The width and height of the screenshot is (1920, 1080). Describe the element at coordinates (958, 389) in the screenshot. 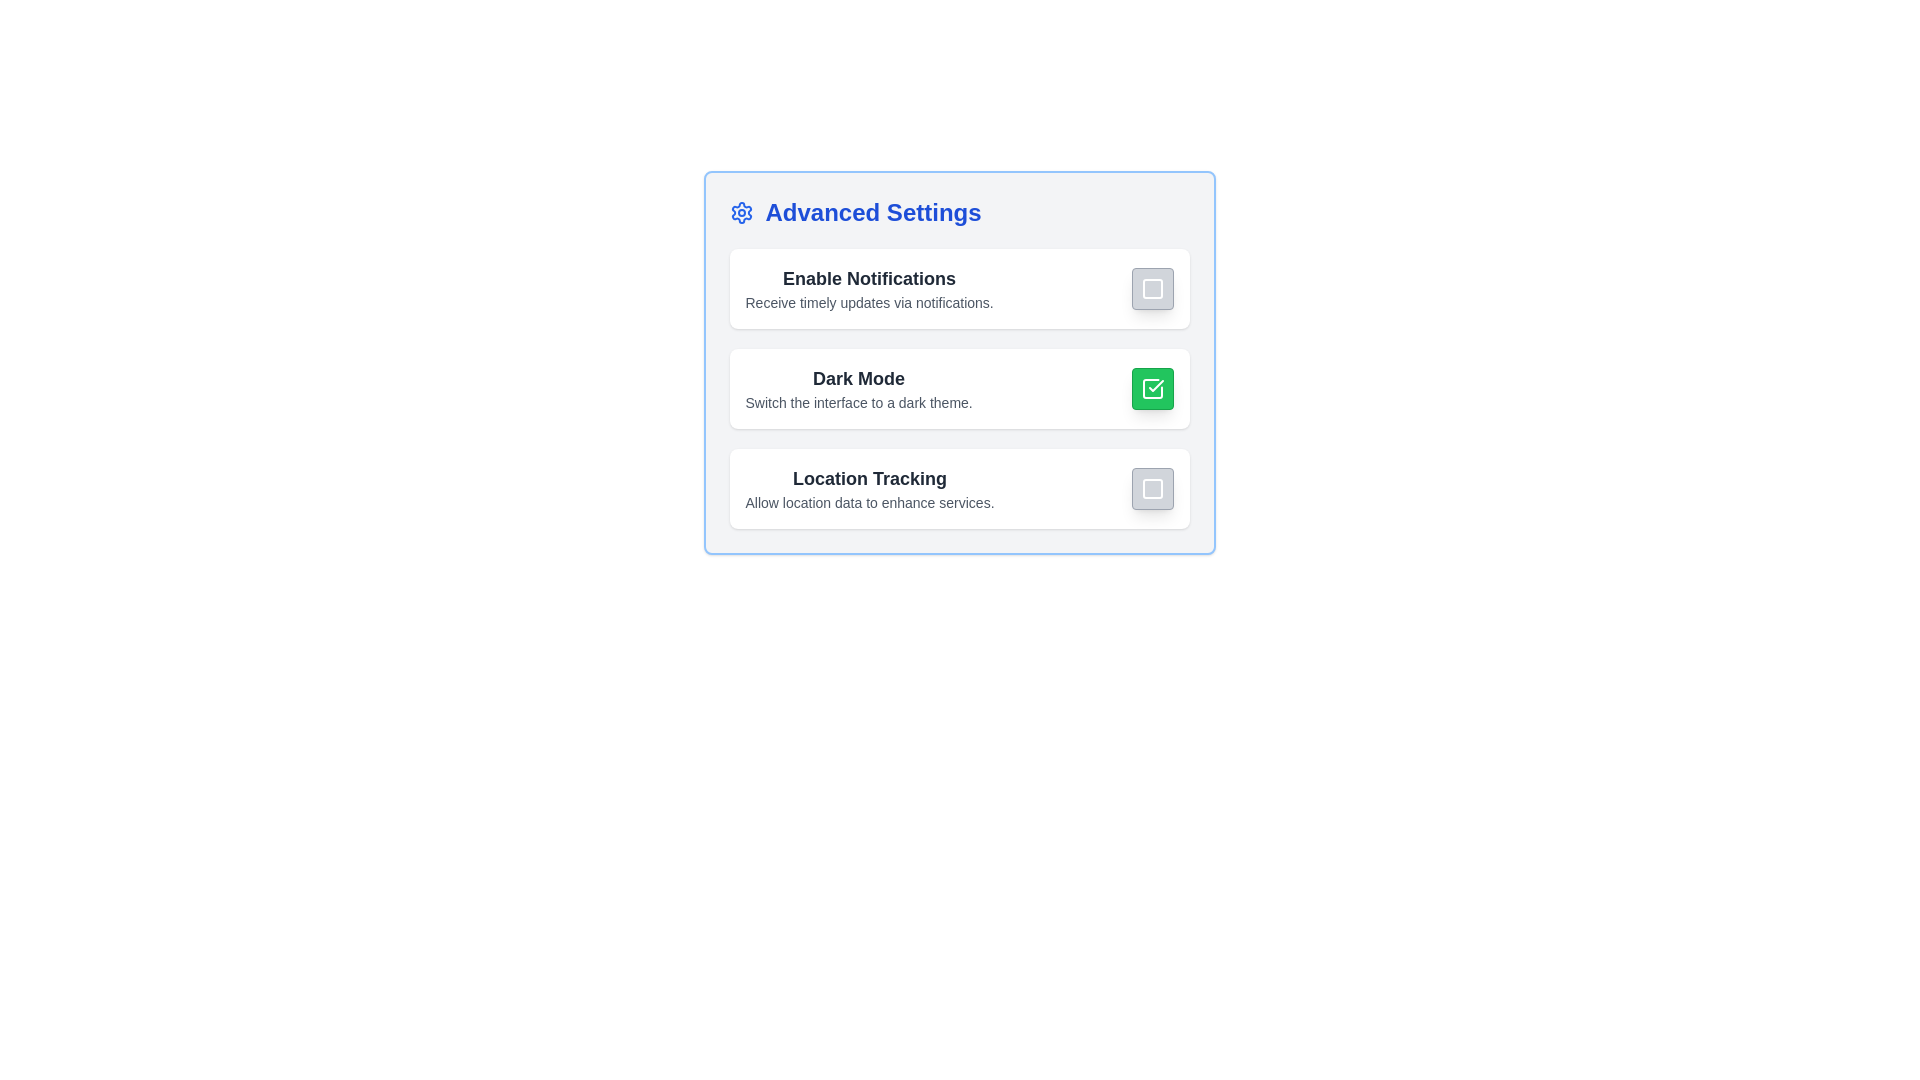

I see `the labeled toggle item for dark mode in the Advanced Settings` at that location.